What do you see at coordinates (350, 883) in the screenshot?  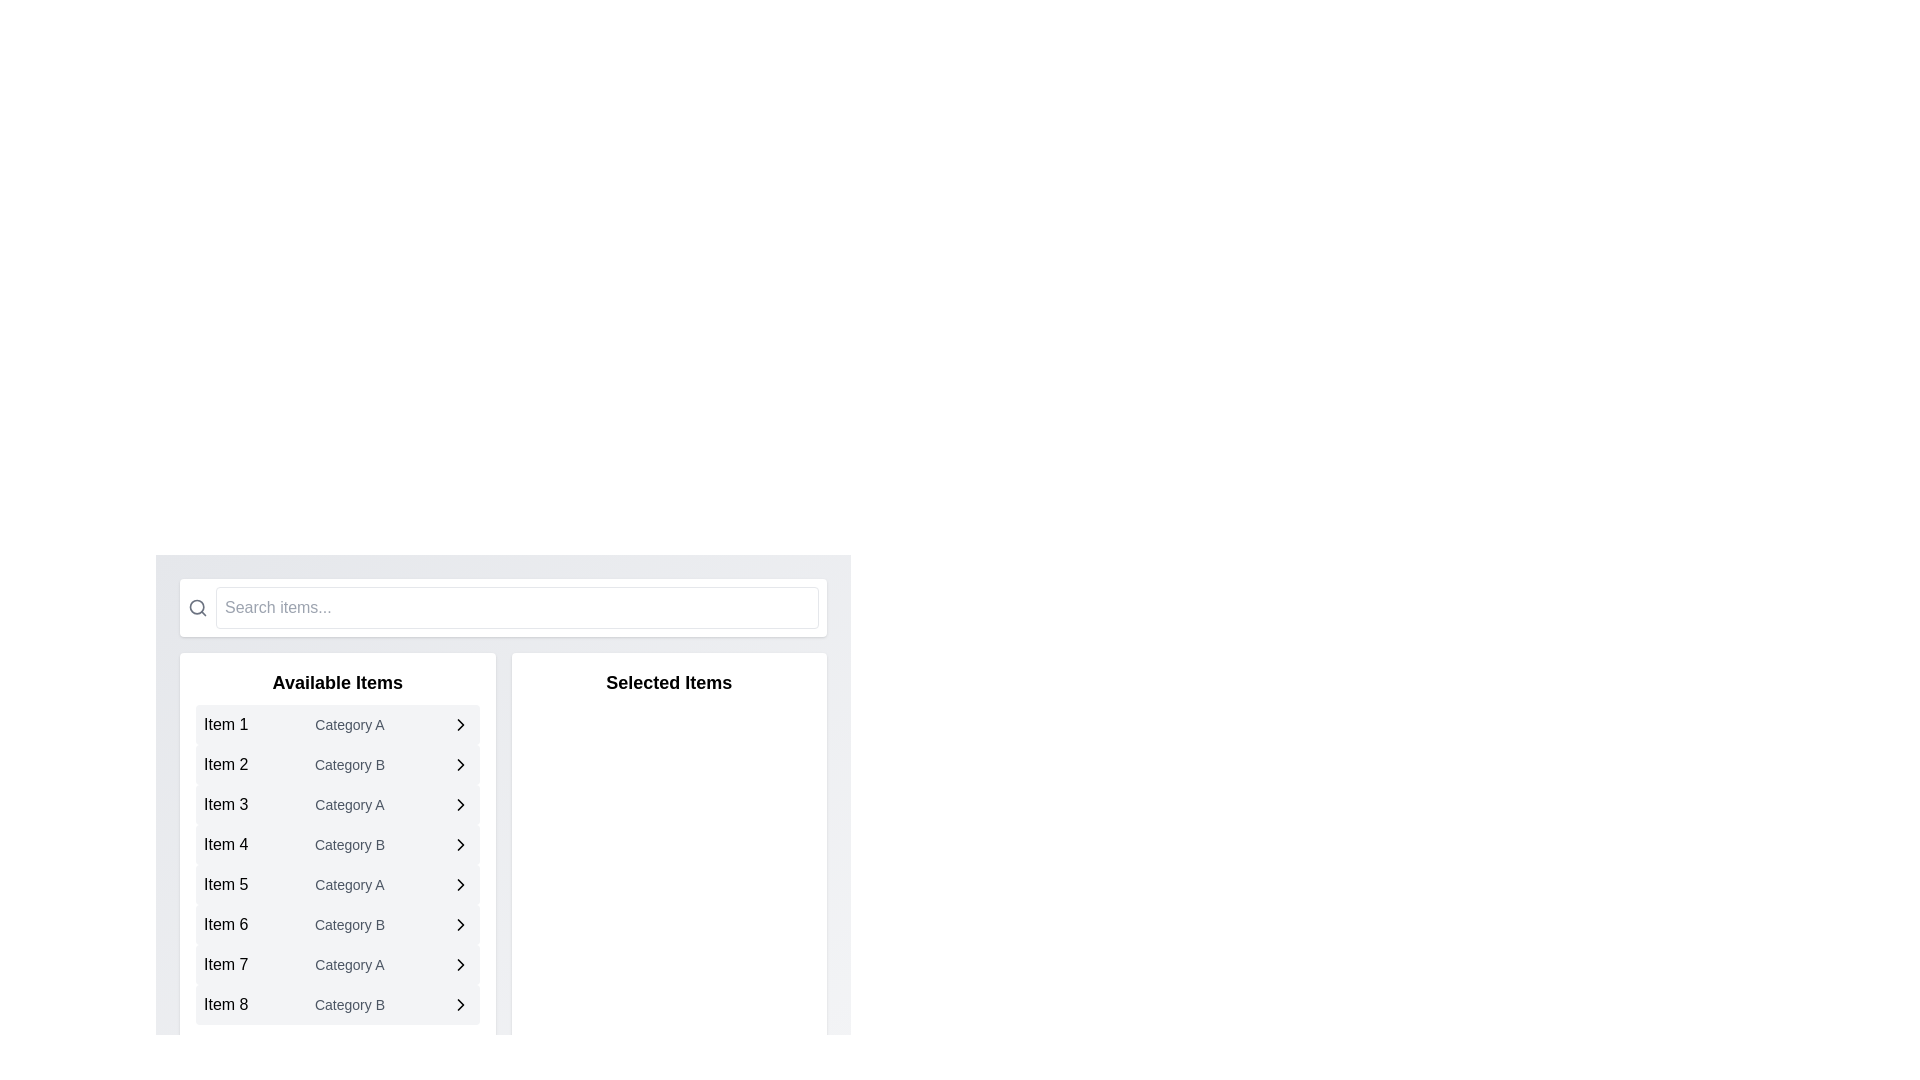 I see `the text label displaying 'Category A', which is styled in a smaller gray font and positioned below 'Item 5' within the 'Available Items' list` at bounding box center [350, 883].